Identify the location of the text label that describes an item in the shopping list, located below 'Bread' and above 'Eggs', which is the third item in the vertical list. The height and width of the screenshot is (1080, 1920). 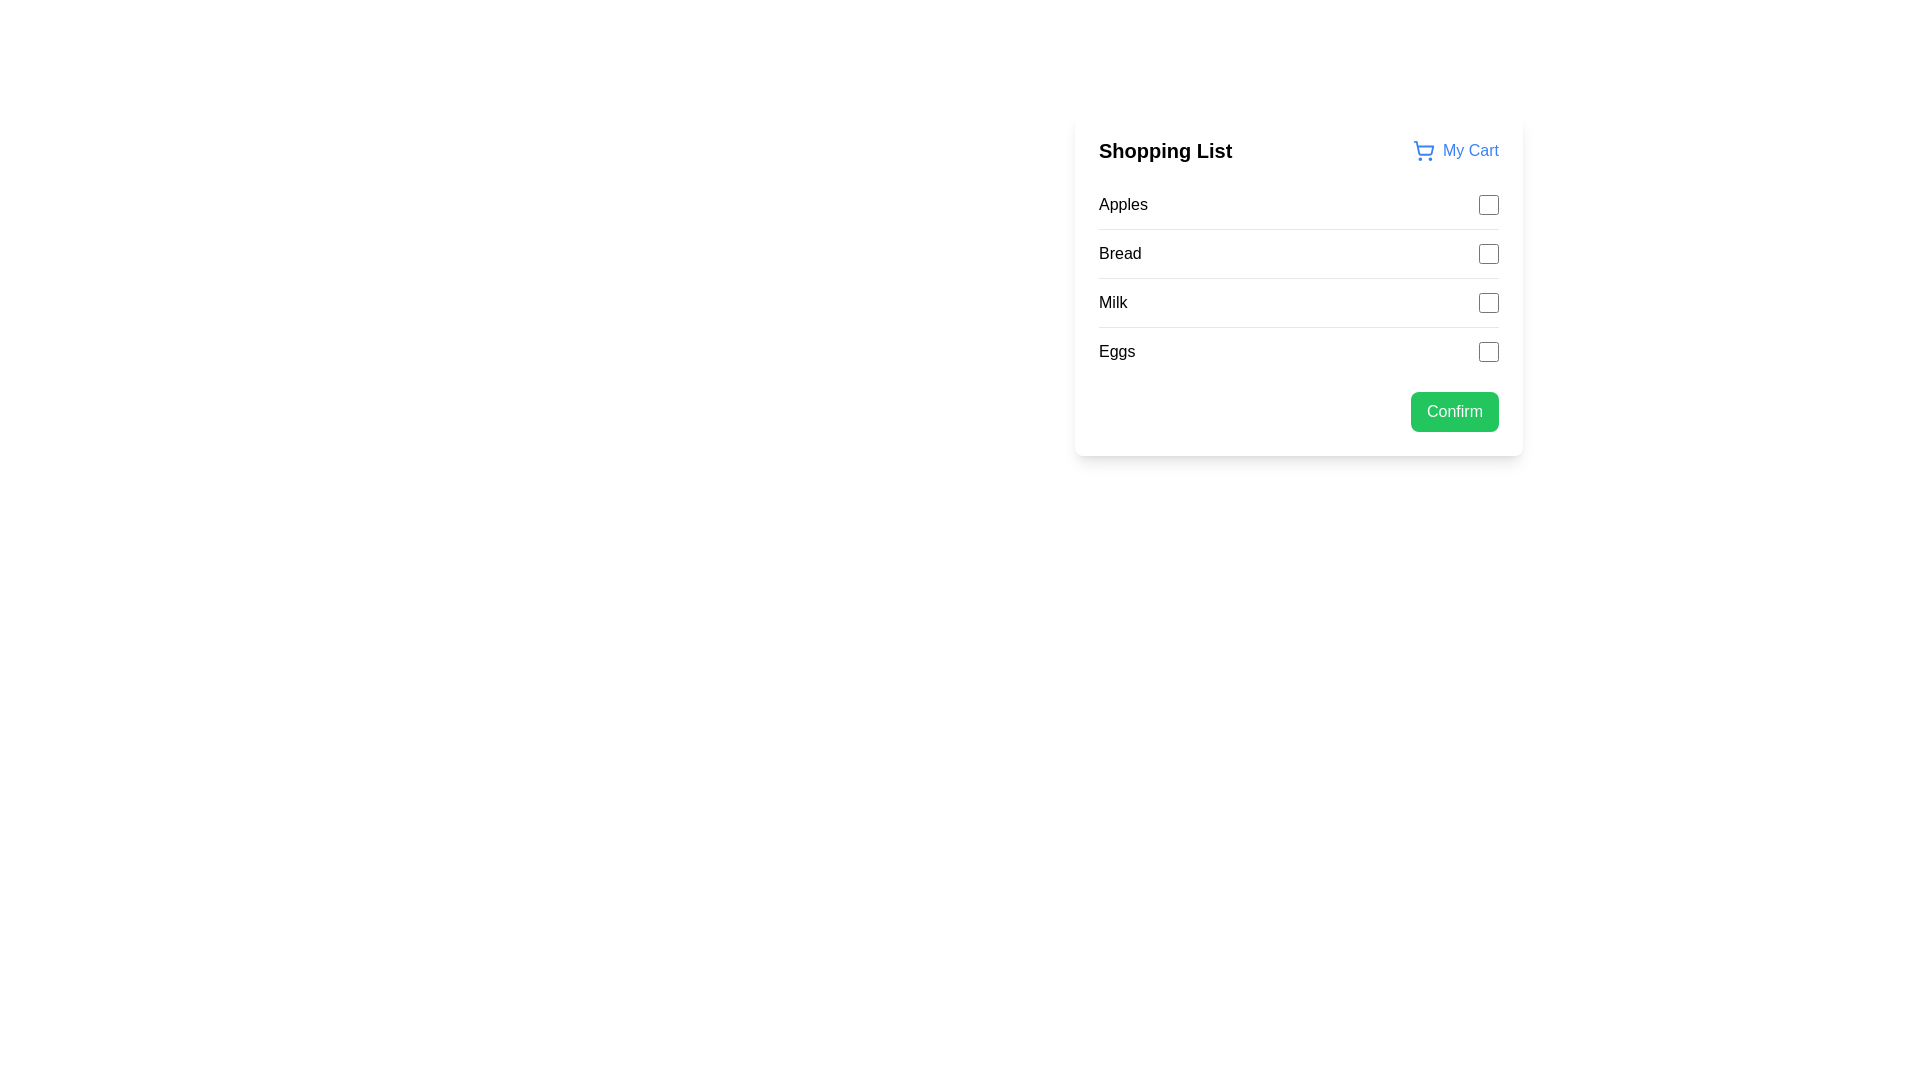
(1112, 303).